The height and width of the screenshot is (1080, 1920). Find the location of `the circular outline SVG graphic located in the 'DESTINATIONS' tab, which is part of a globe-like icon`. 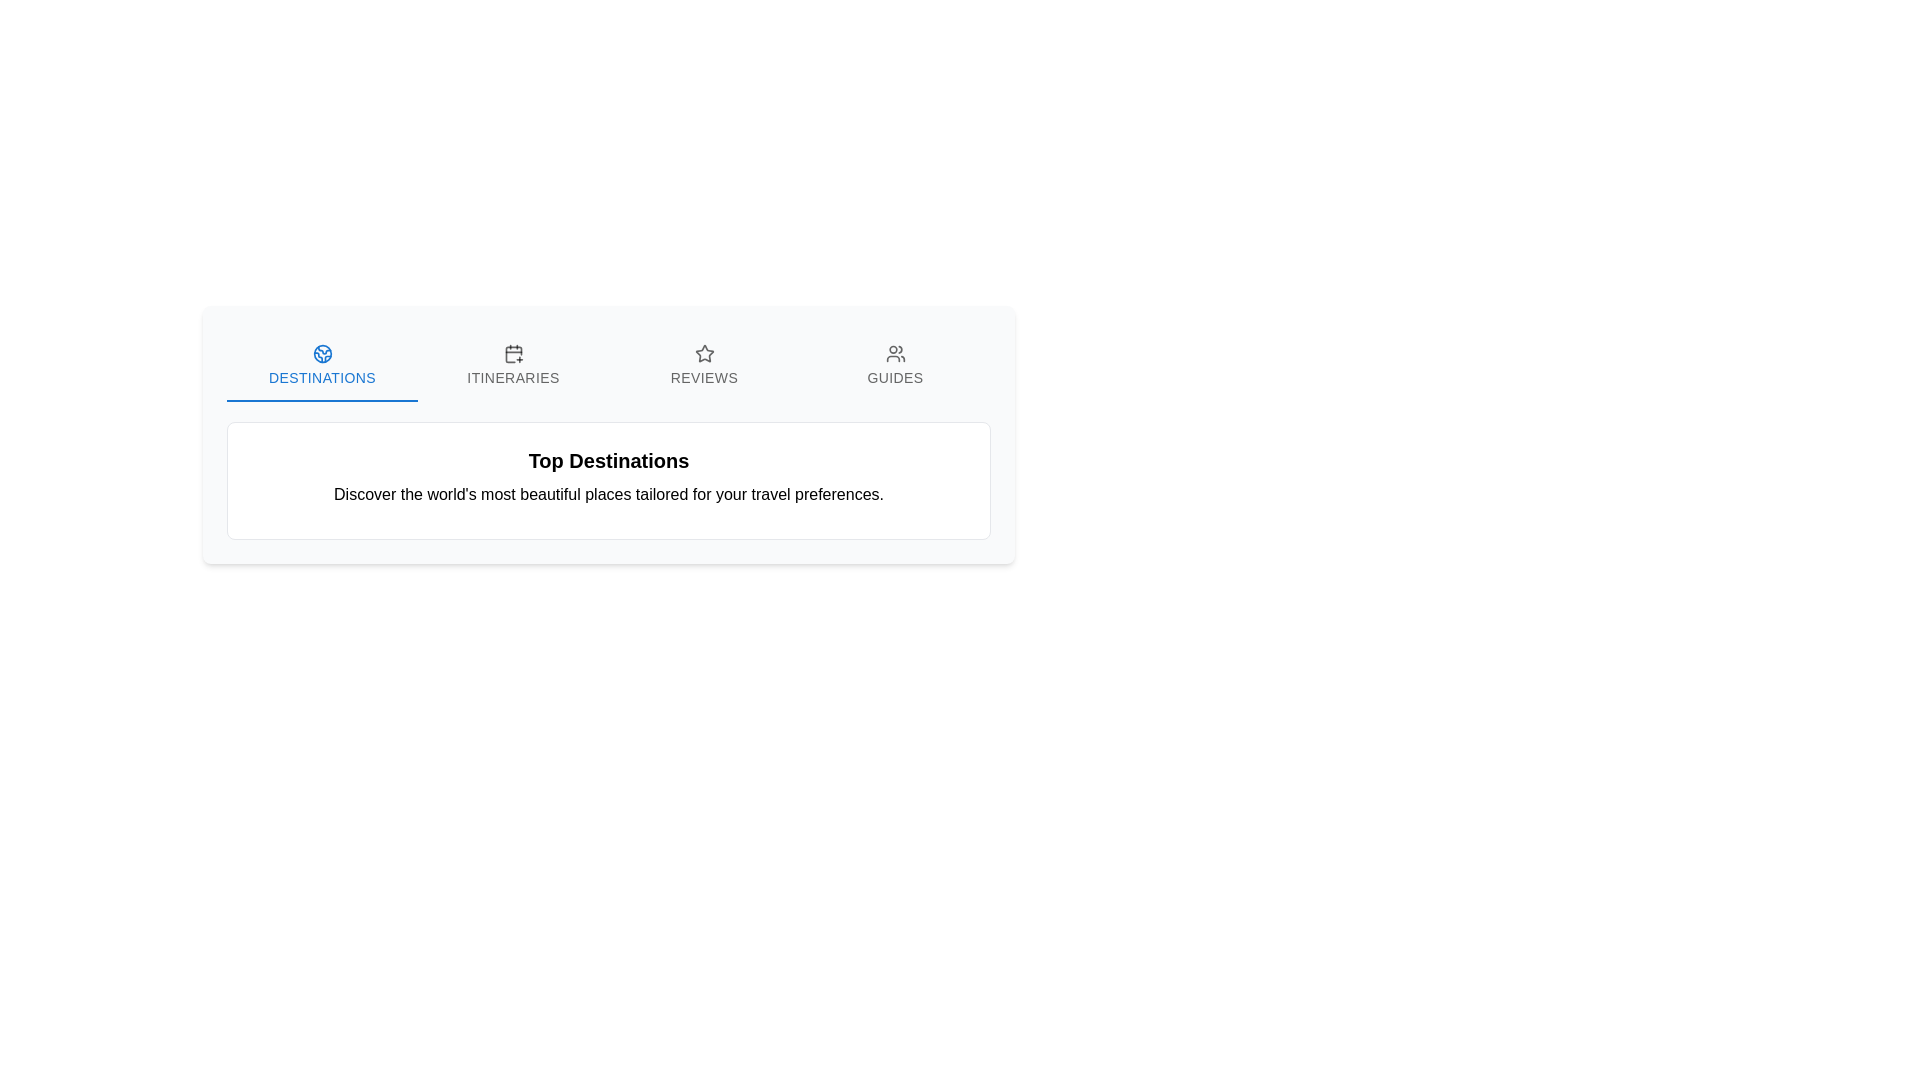

the circular outline SVG graphic located in the 'DESTINATIONS' tab, which is part of a globe-like icon is located at coordinates (322, 353).